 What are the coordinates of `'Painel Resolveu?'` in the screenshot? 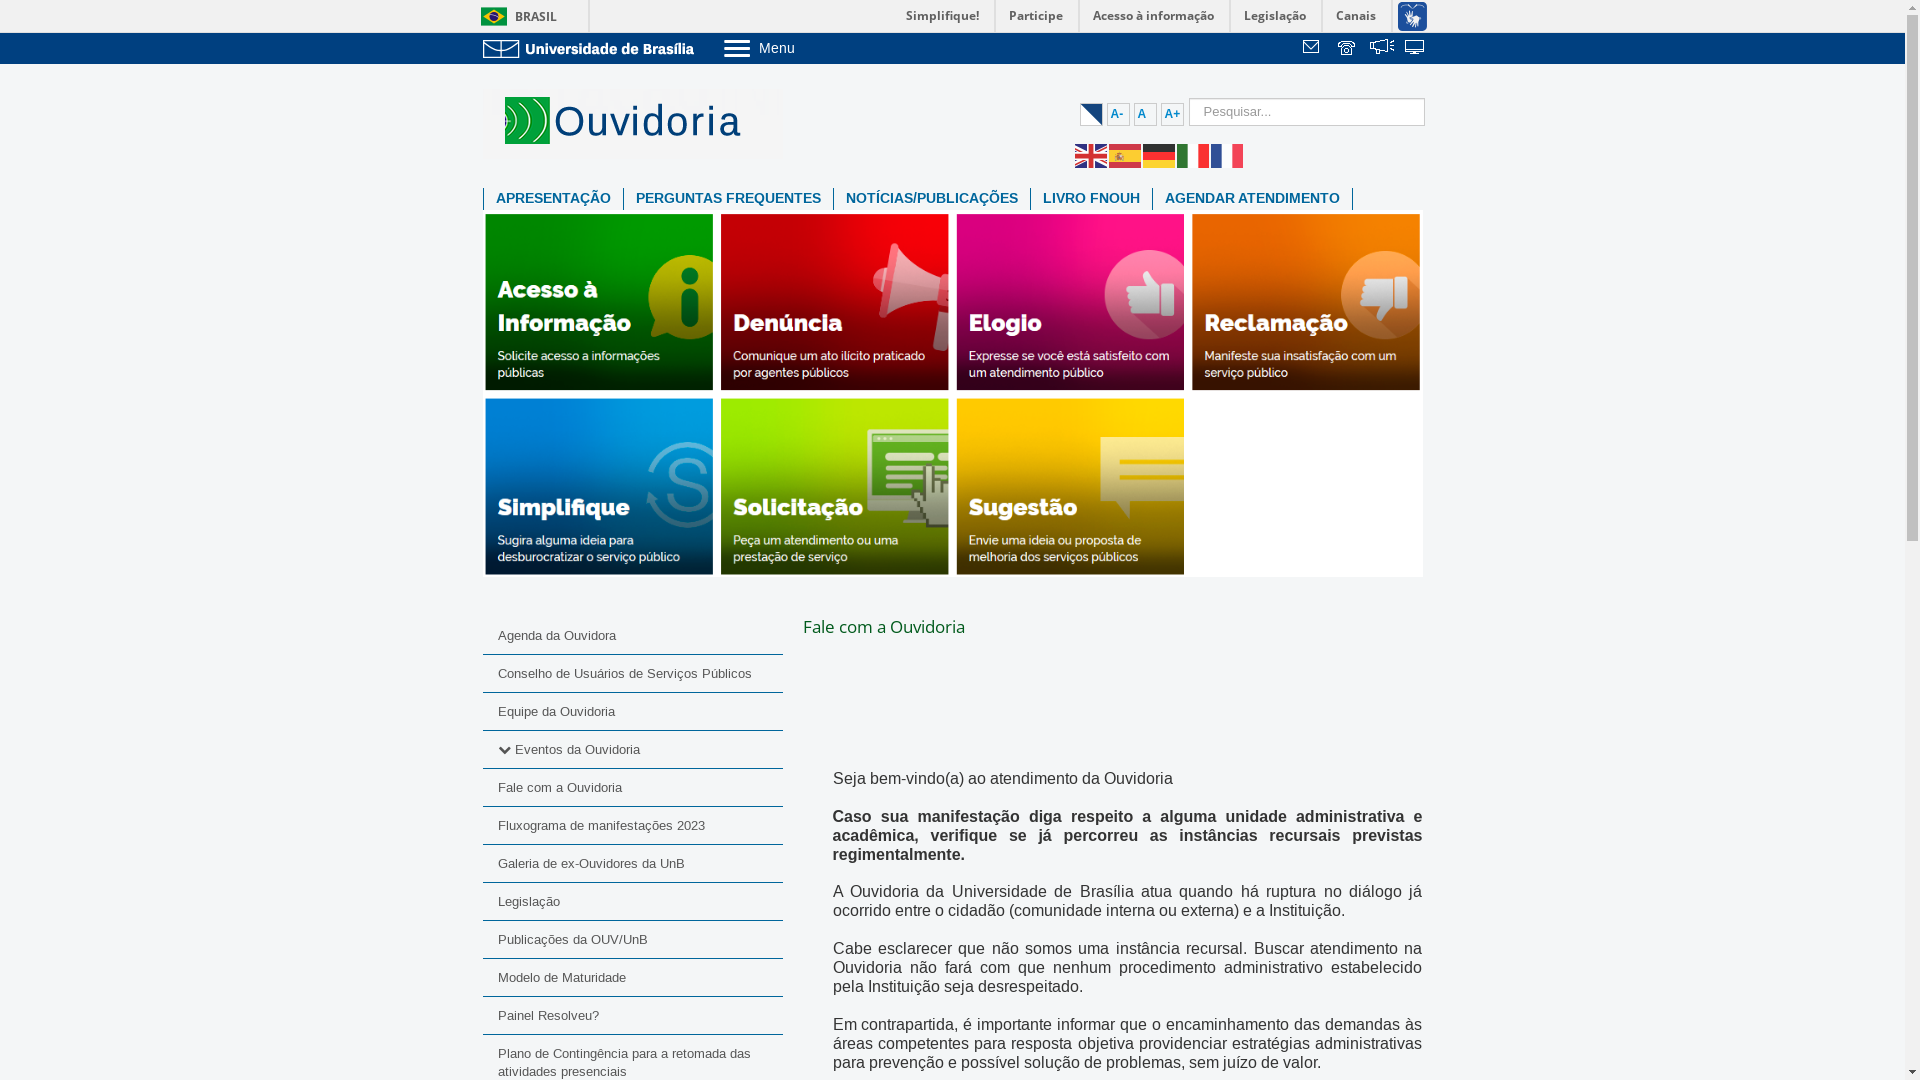 It's located at (631, 1015).